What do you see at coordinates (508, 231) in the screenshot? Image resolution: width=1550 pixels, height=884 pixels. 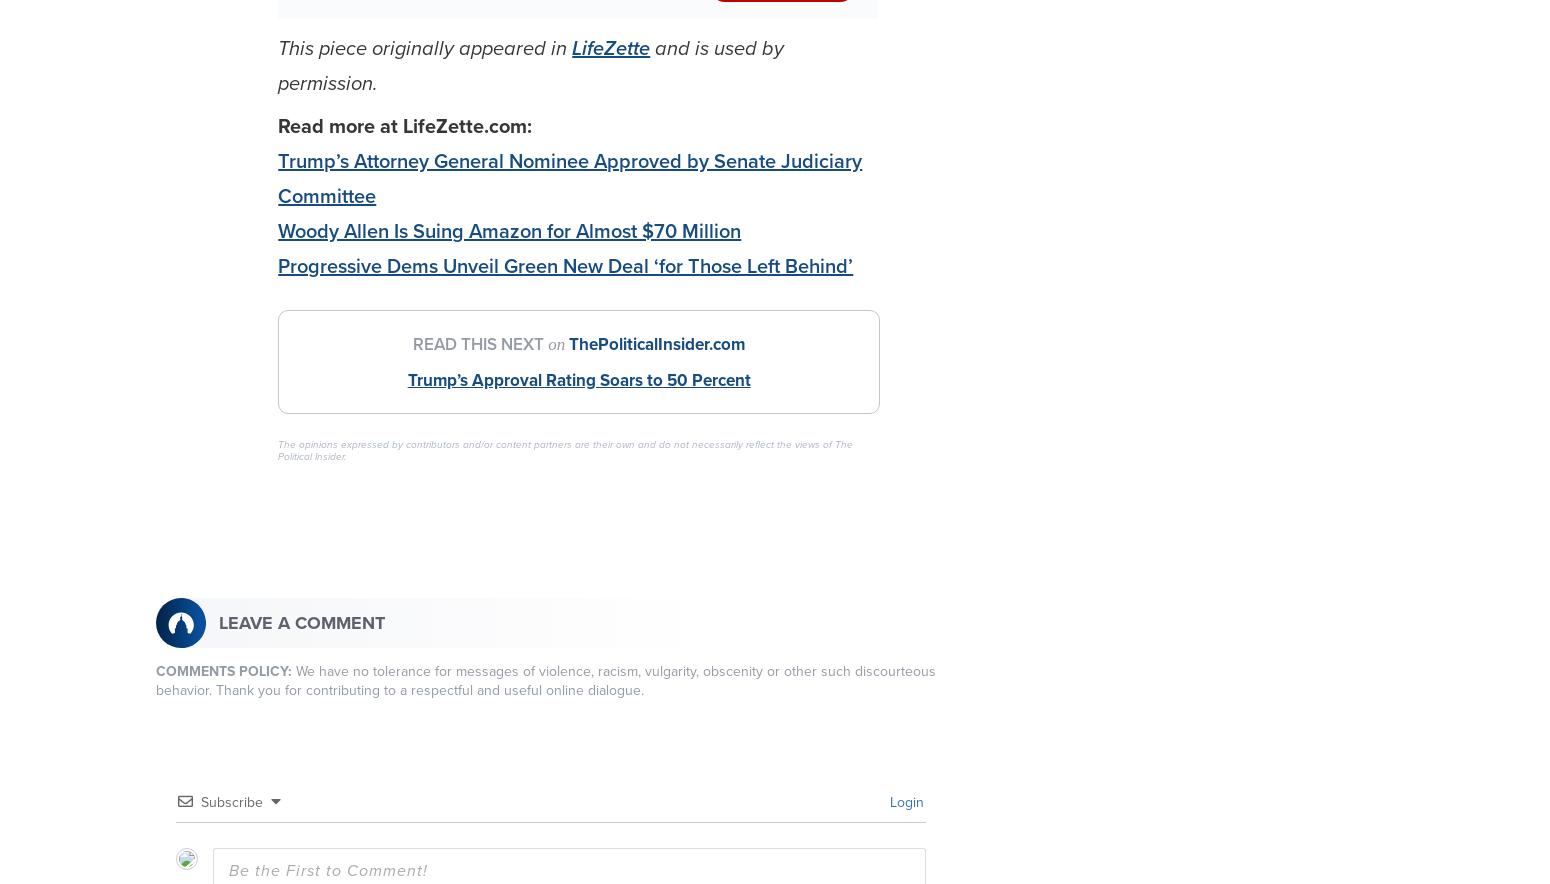 I see `'Woody Allen Is Suing Amazon for Almost $70 Million'` at bounding box center [508, 231].